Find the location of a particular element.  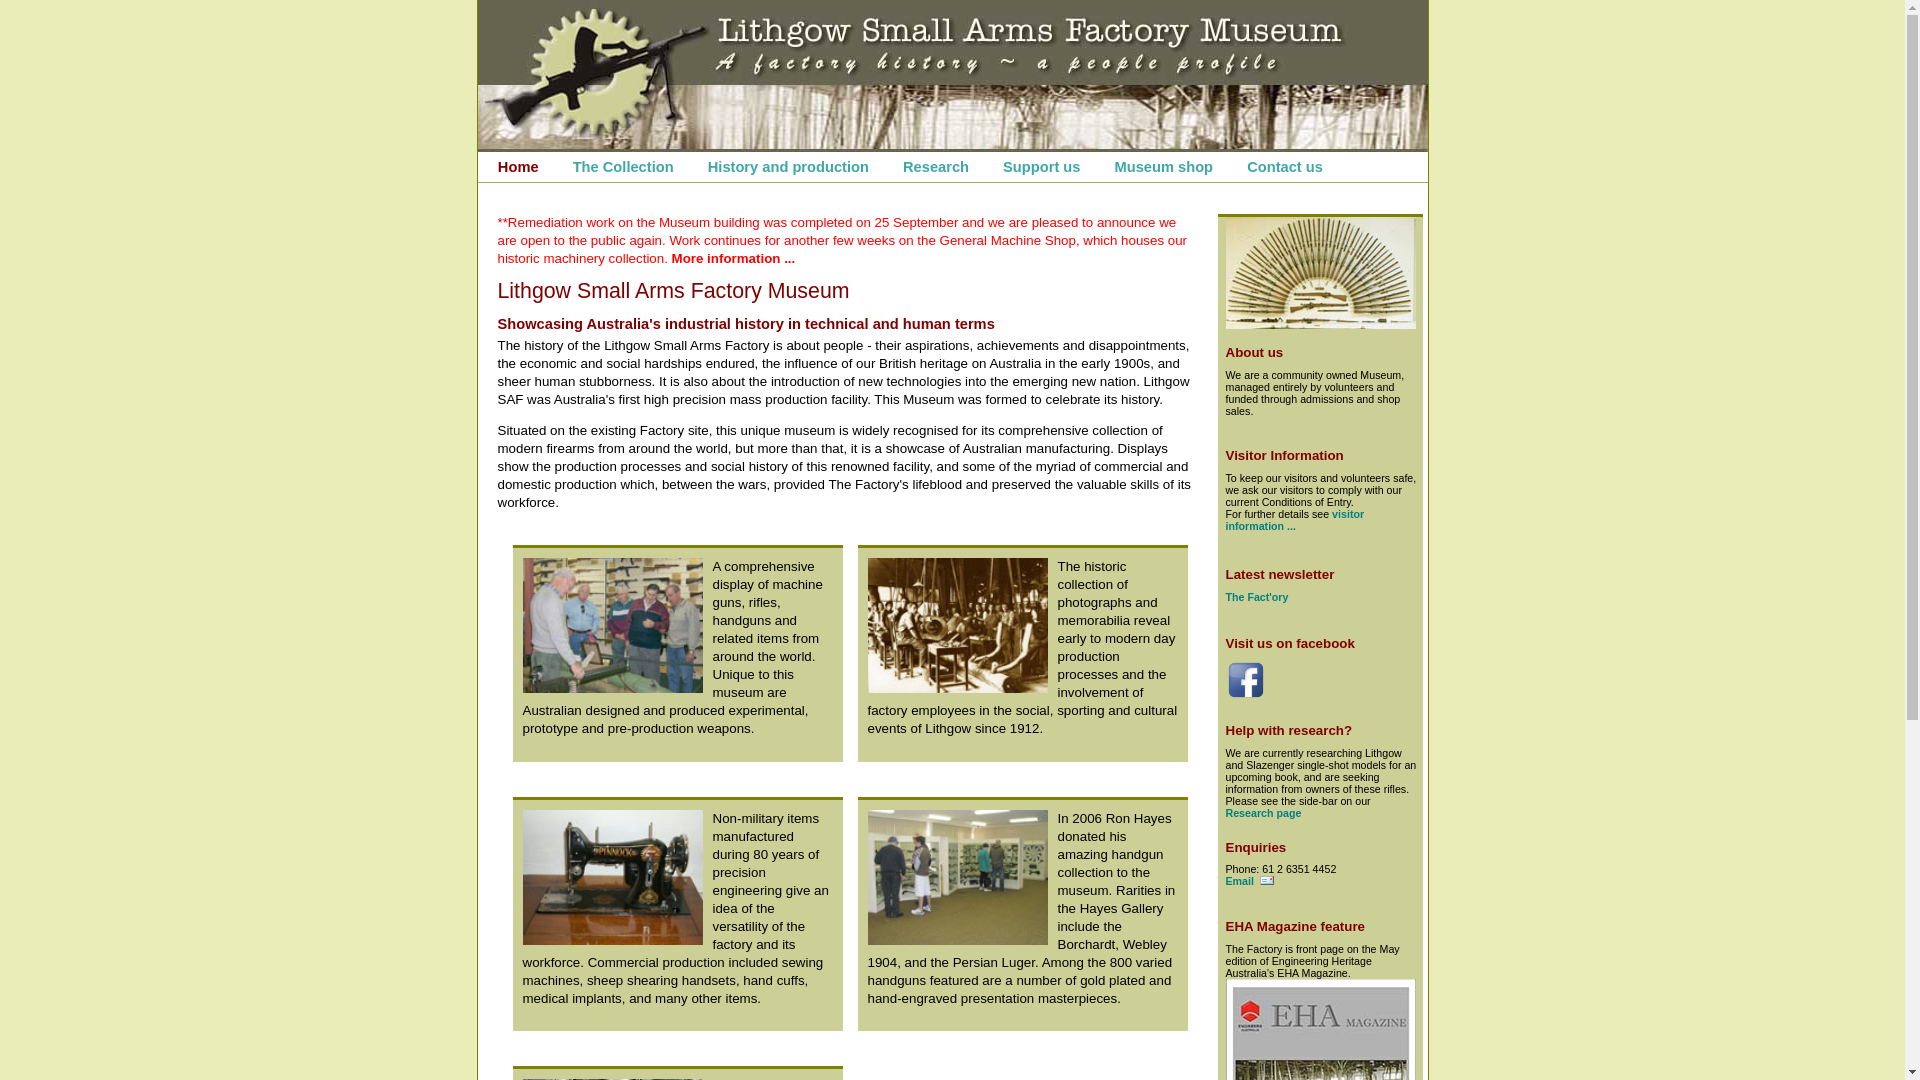

'Museum shop' is located at coordinates (1164, 165).